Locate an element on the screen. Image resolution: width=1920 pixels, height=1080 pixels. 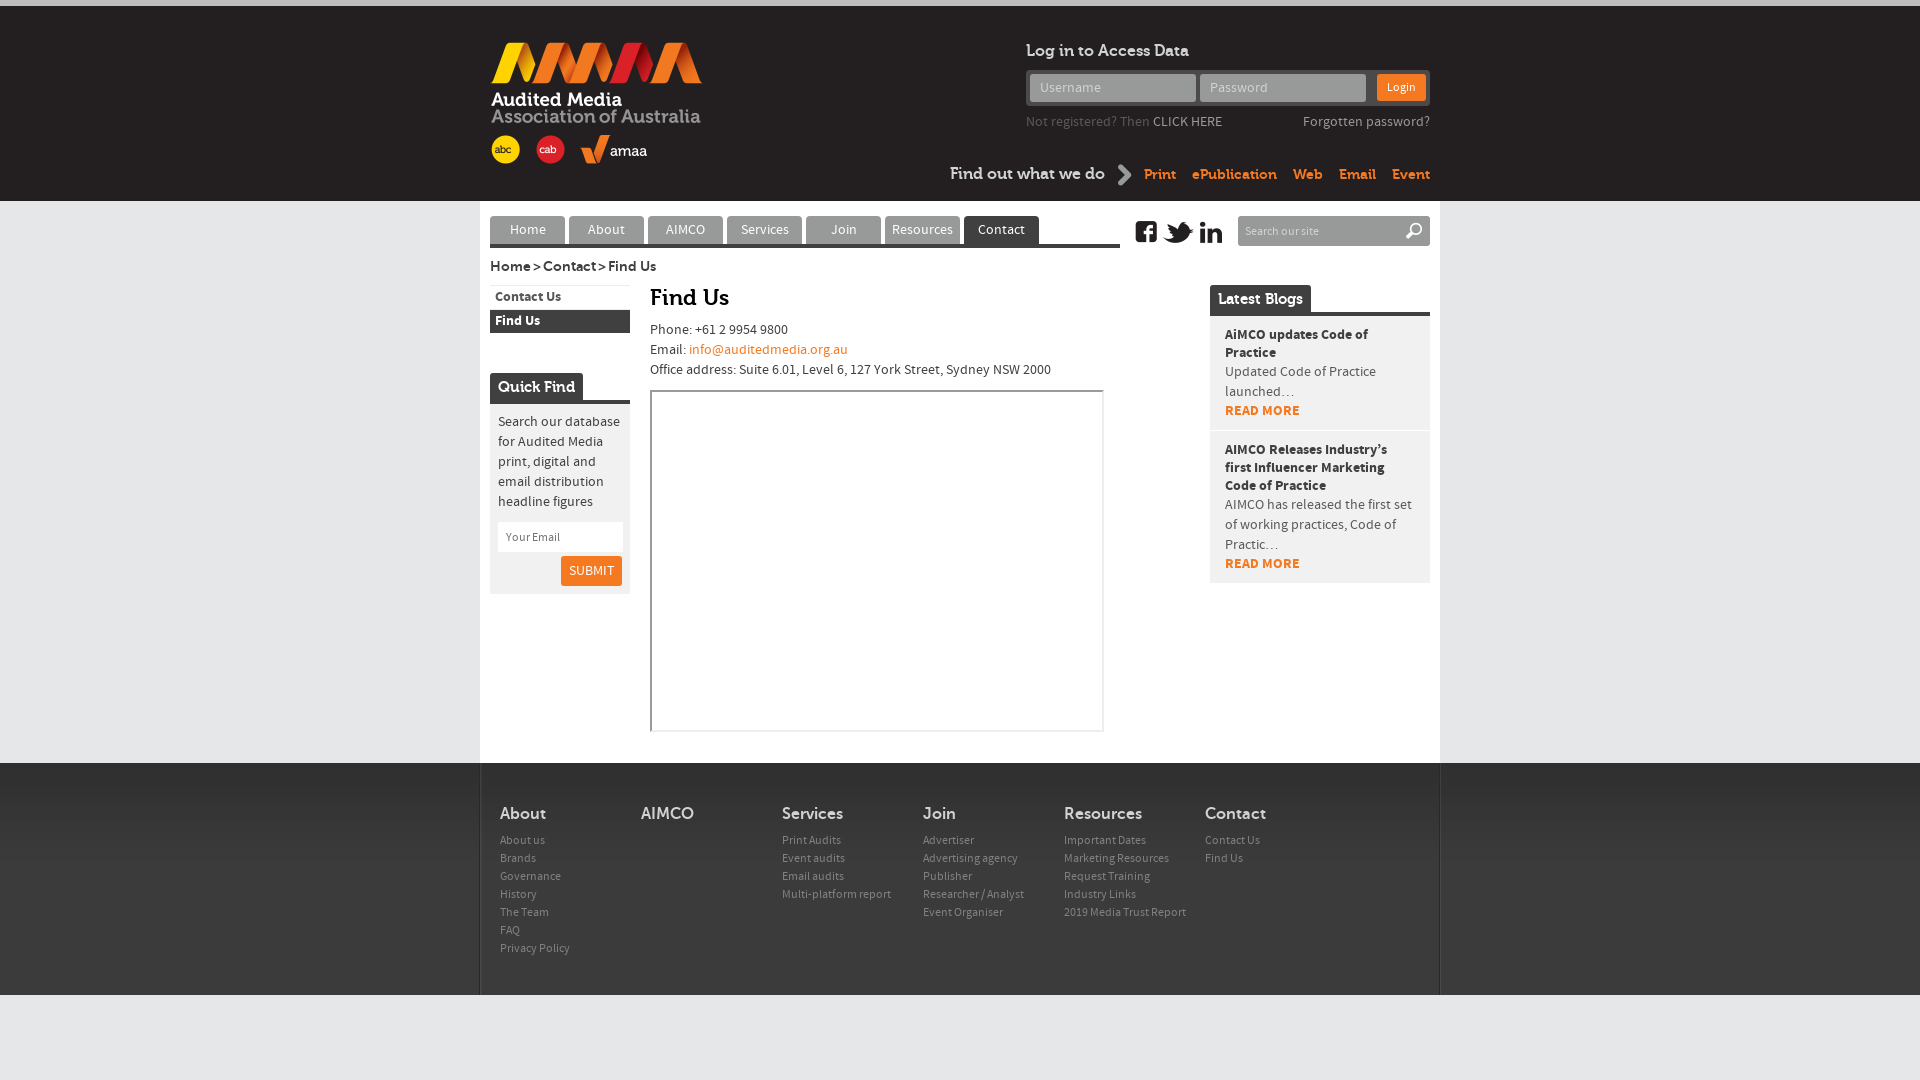
'History' is located at coordinates (518, 893).